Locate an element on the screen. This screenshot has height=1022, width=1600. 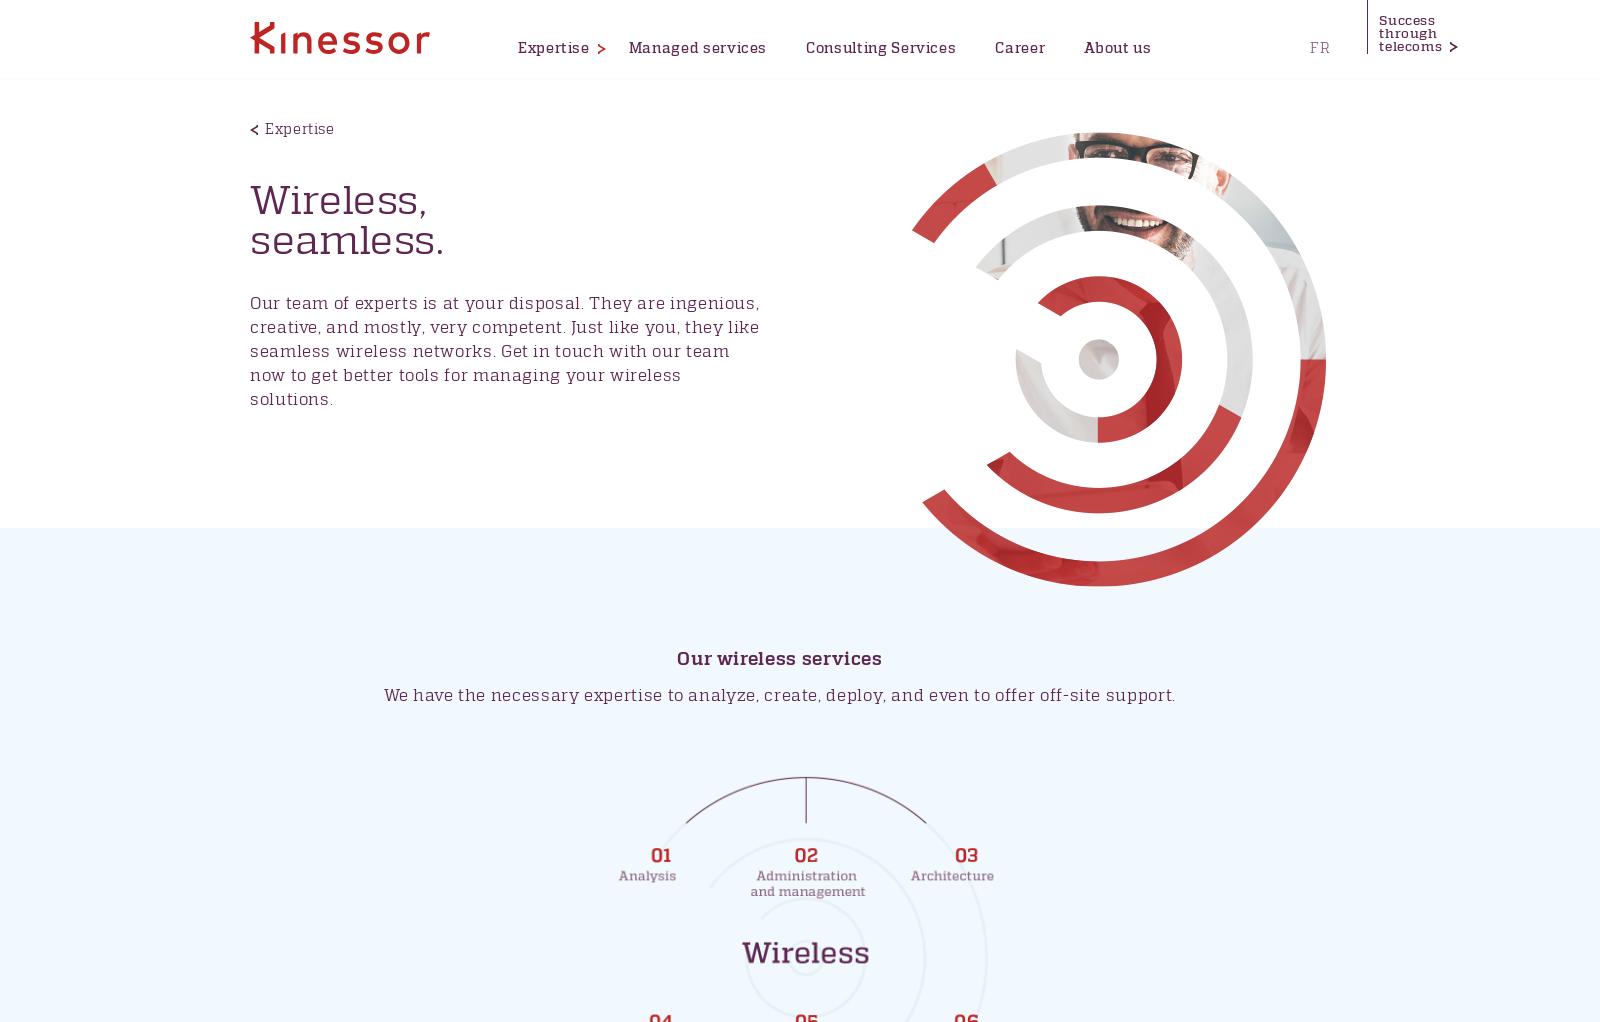
'Career' is located at coordinates (1019, 48).